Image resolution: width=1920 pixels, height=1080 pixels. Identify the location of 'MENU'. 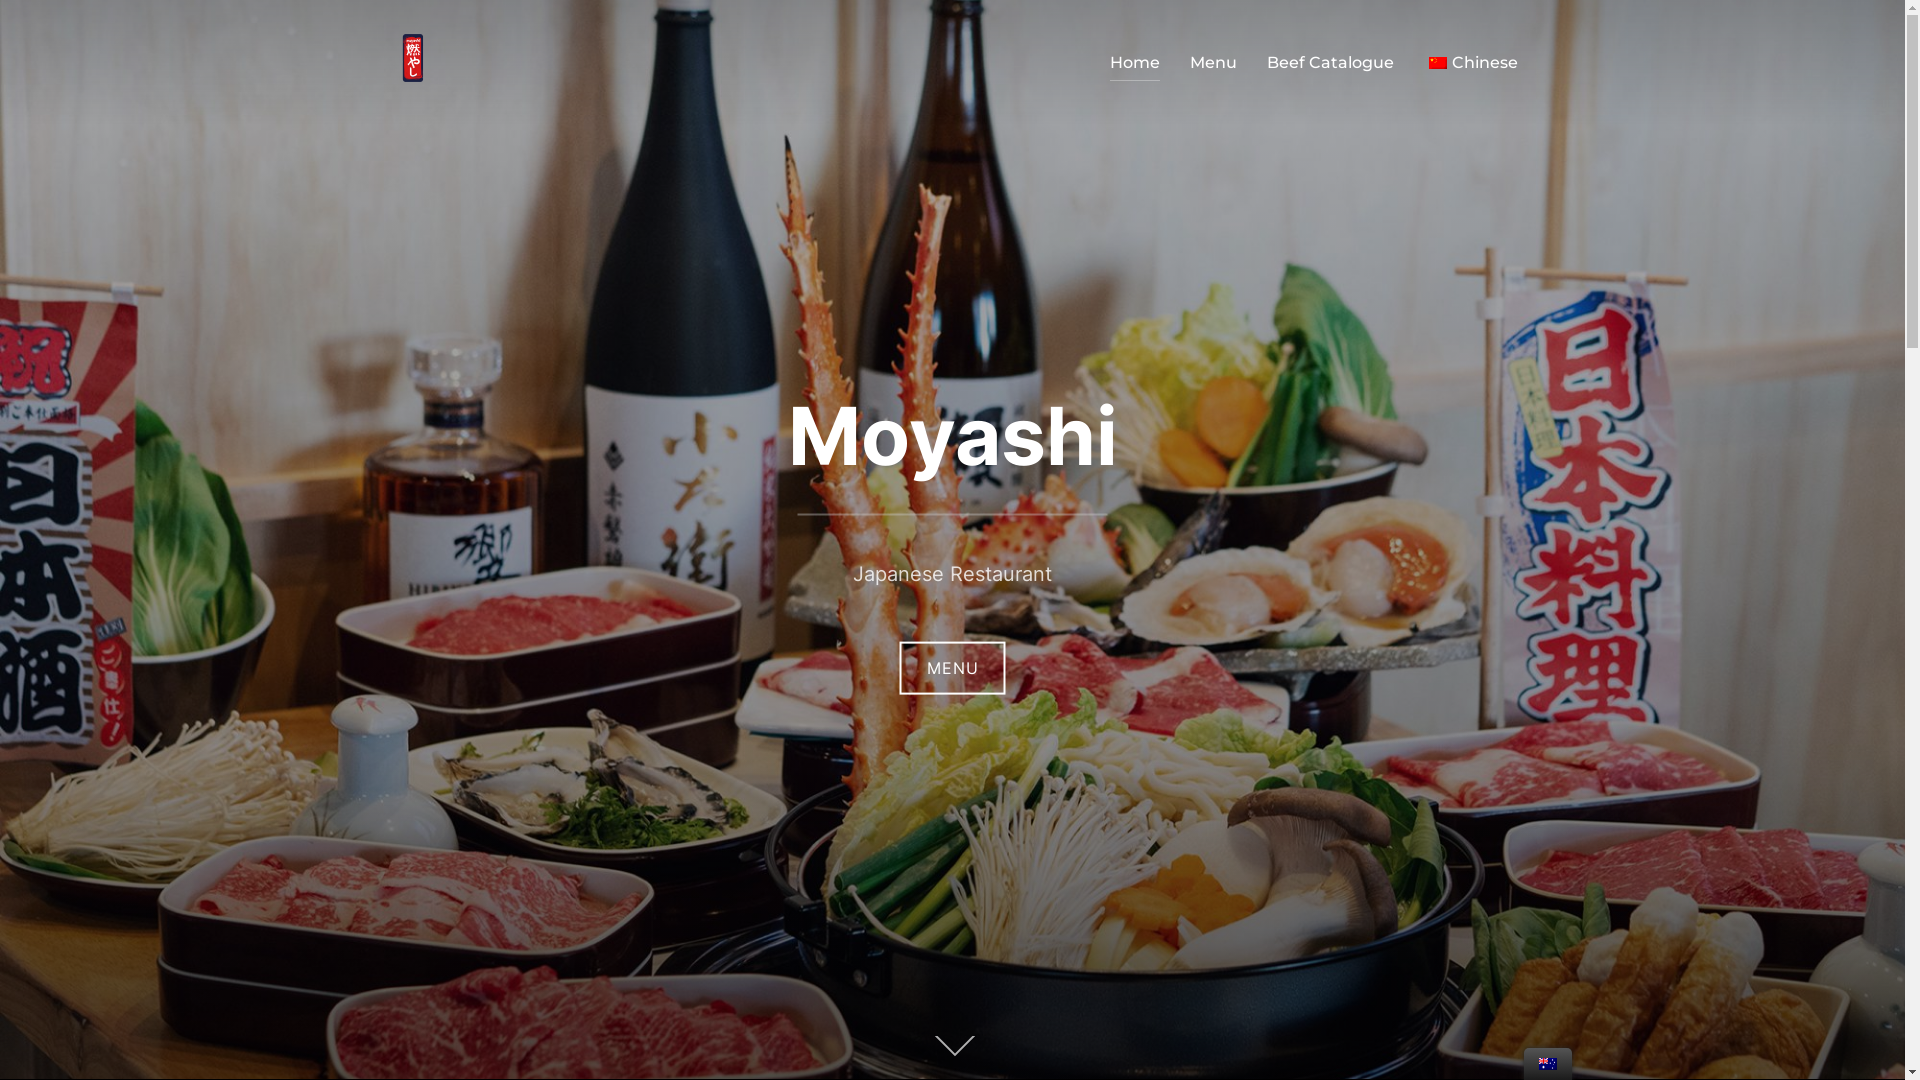
(952, 668).